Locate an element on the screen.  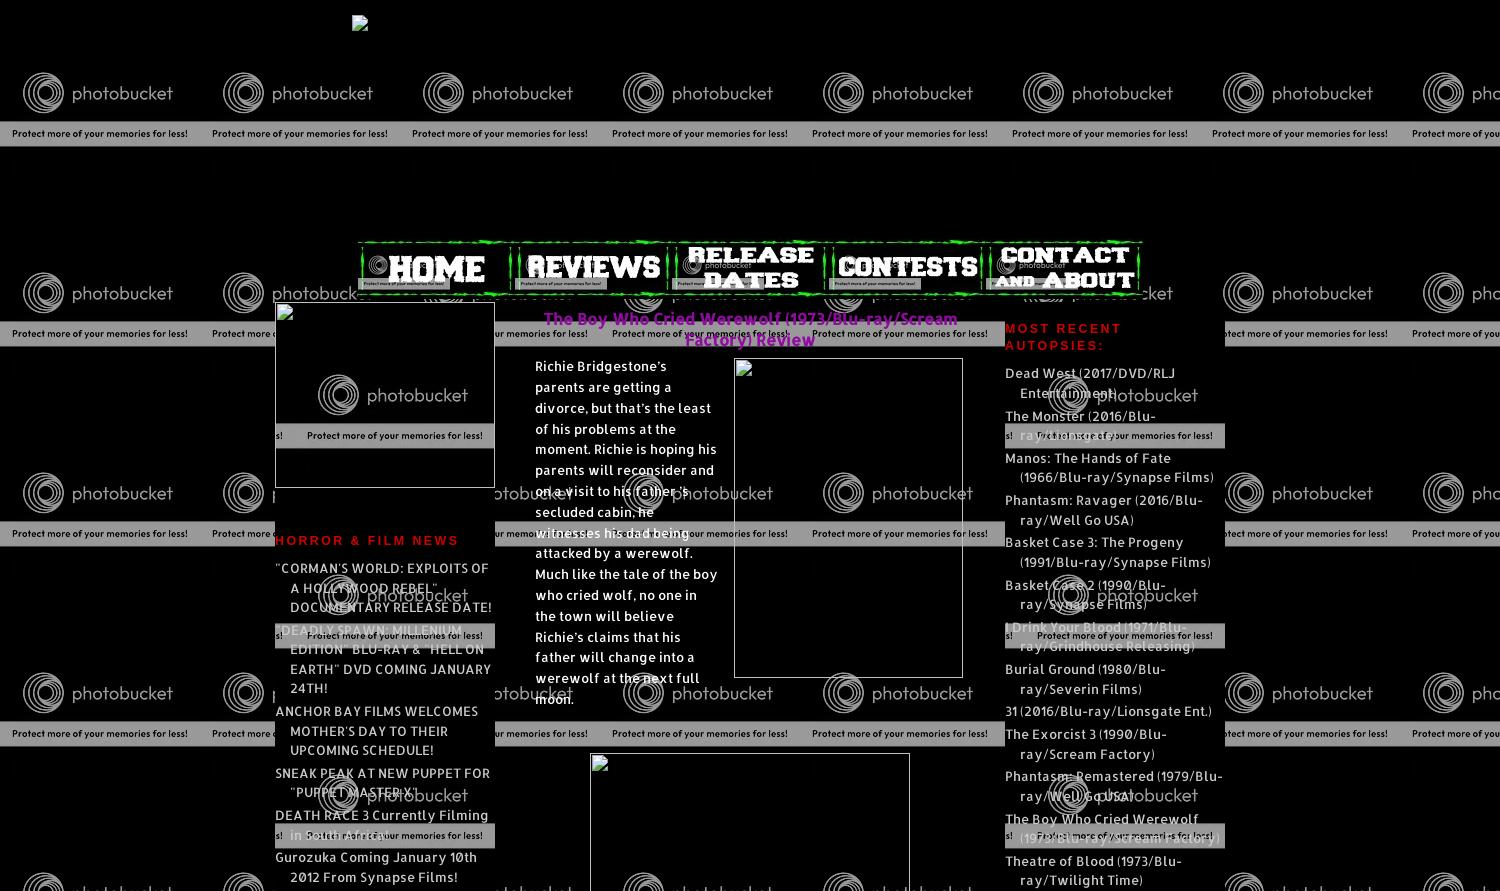
'Manos: The Hands of Fate (1966/Blu-ray/Synapse Films)' is located at coordinates (1108, 465).